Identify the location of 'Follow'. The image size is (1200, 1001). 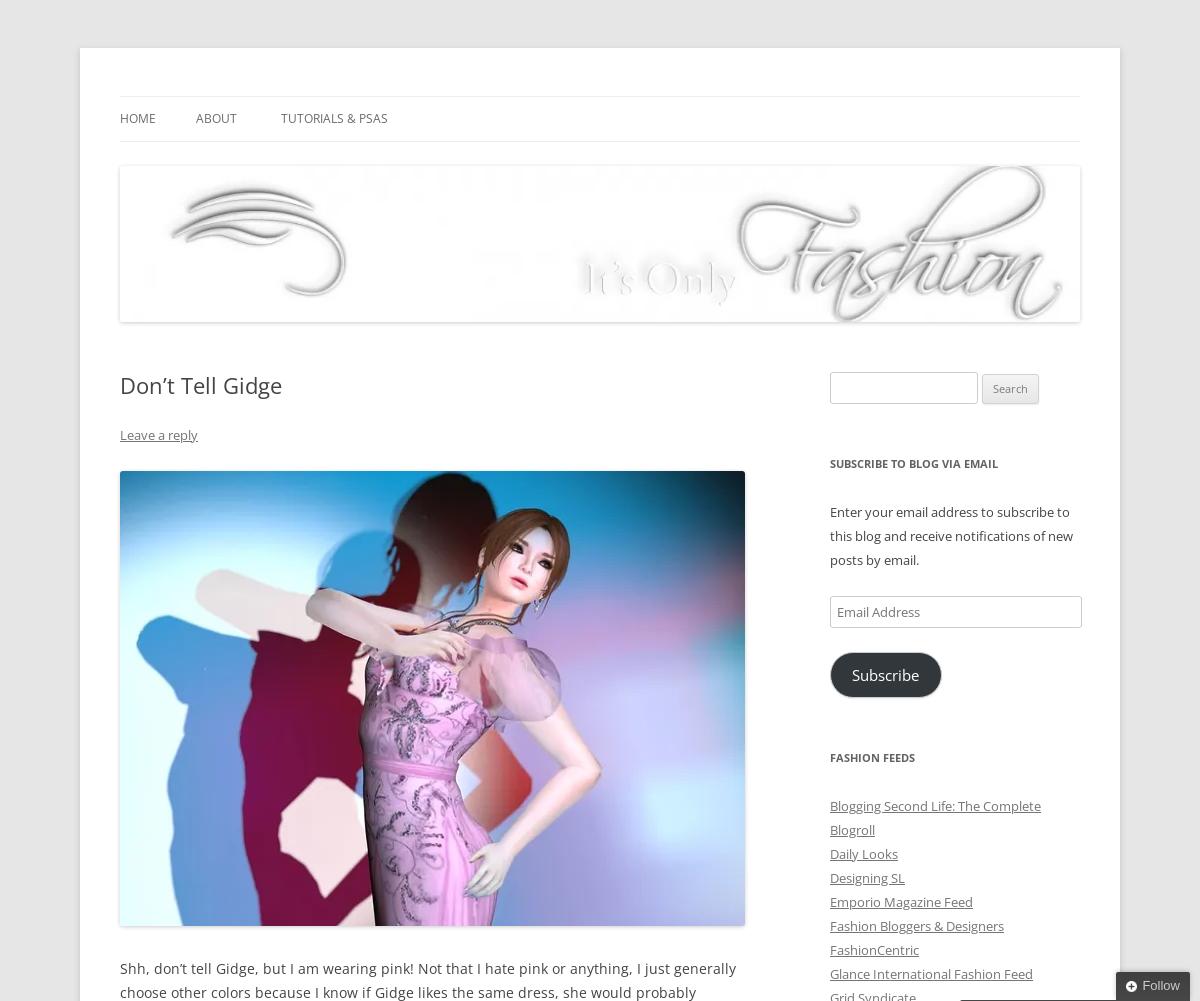
(1160, 983).